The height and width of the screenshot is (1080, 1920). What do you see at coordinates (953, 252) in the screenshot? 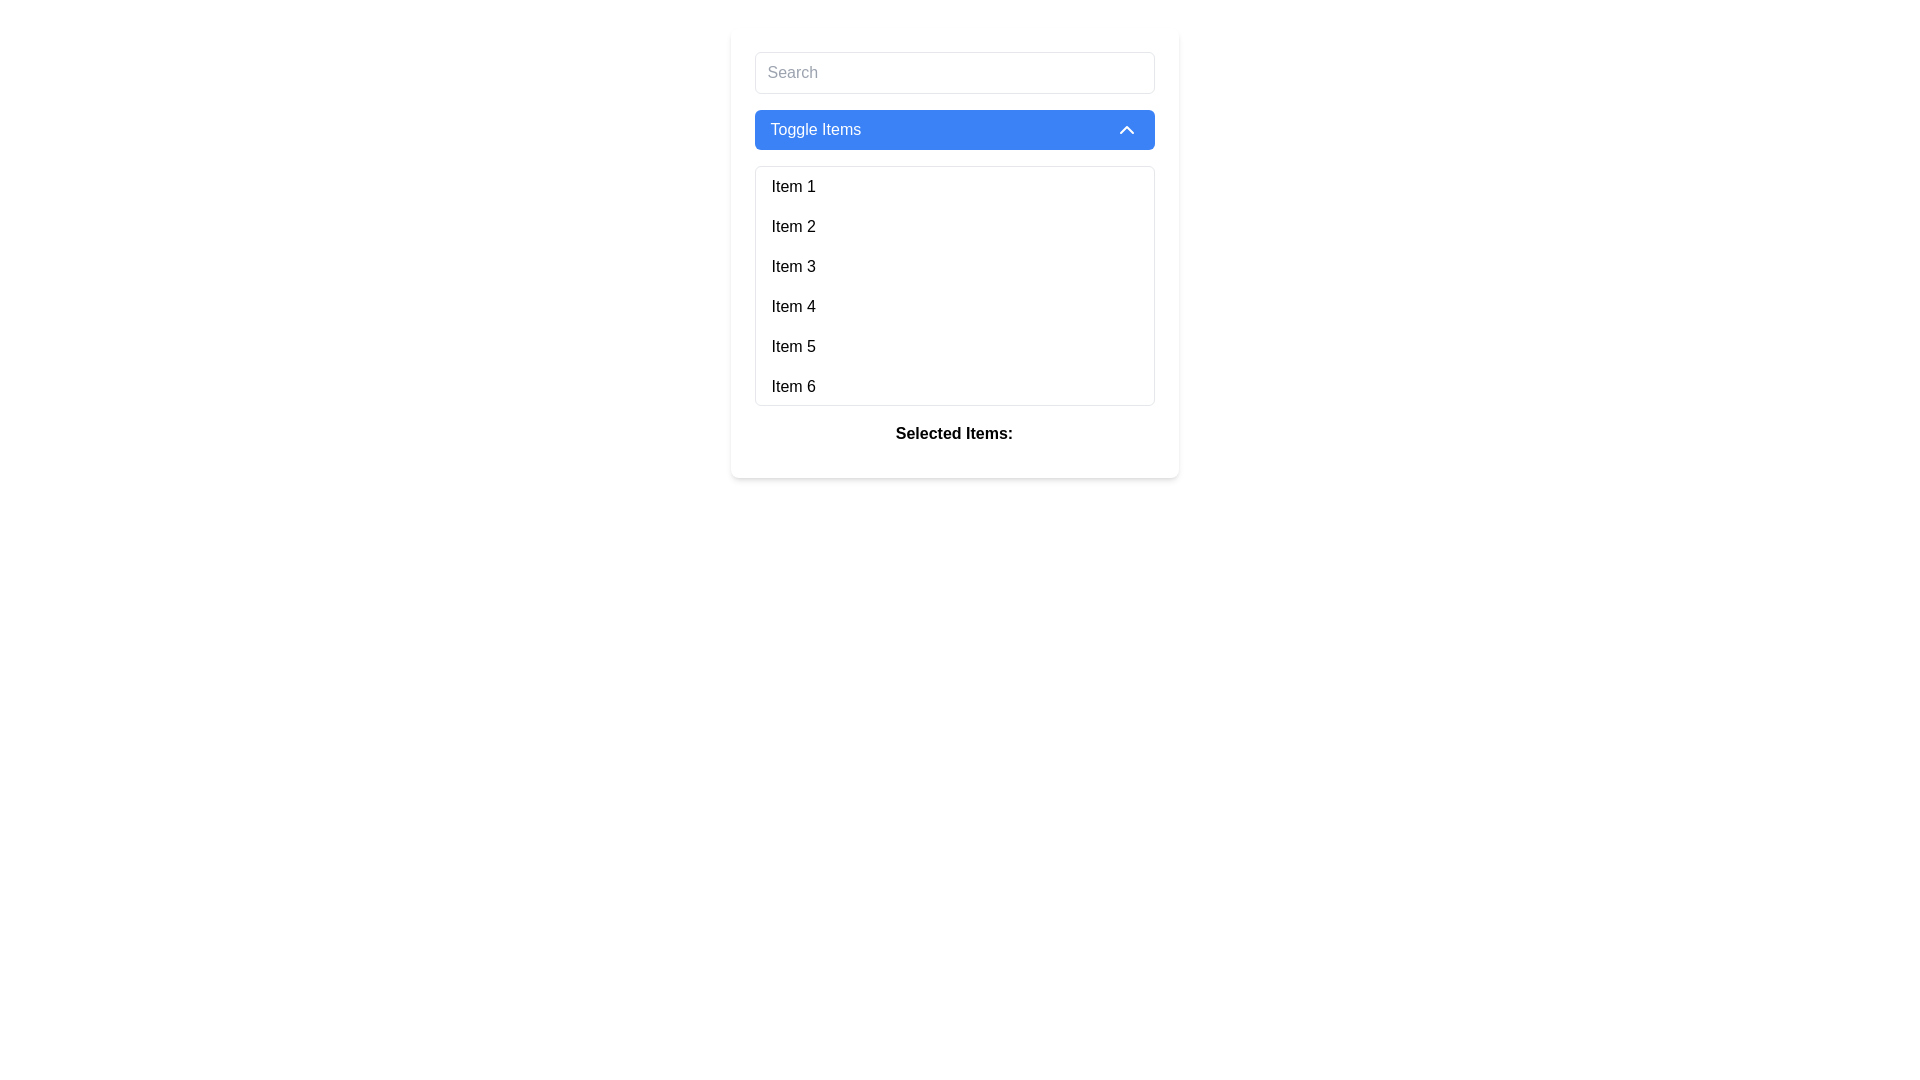
I see `the scroll view containing list items positioned below the 'Toggle Items' button` at bounding box center [953, 252].